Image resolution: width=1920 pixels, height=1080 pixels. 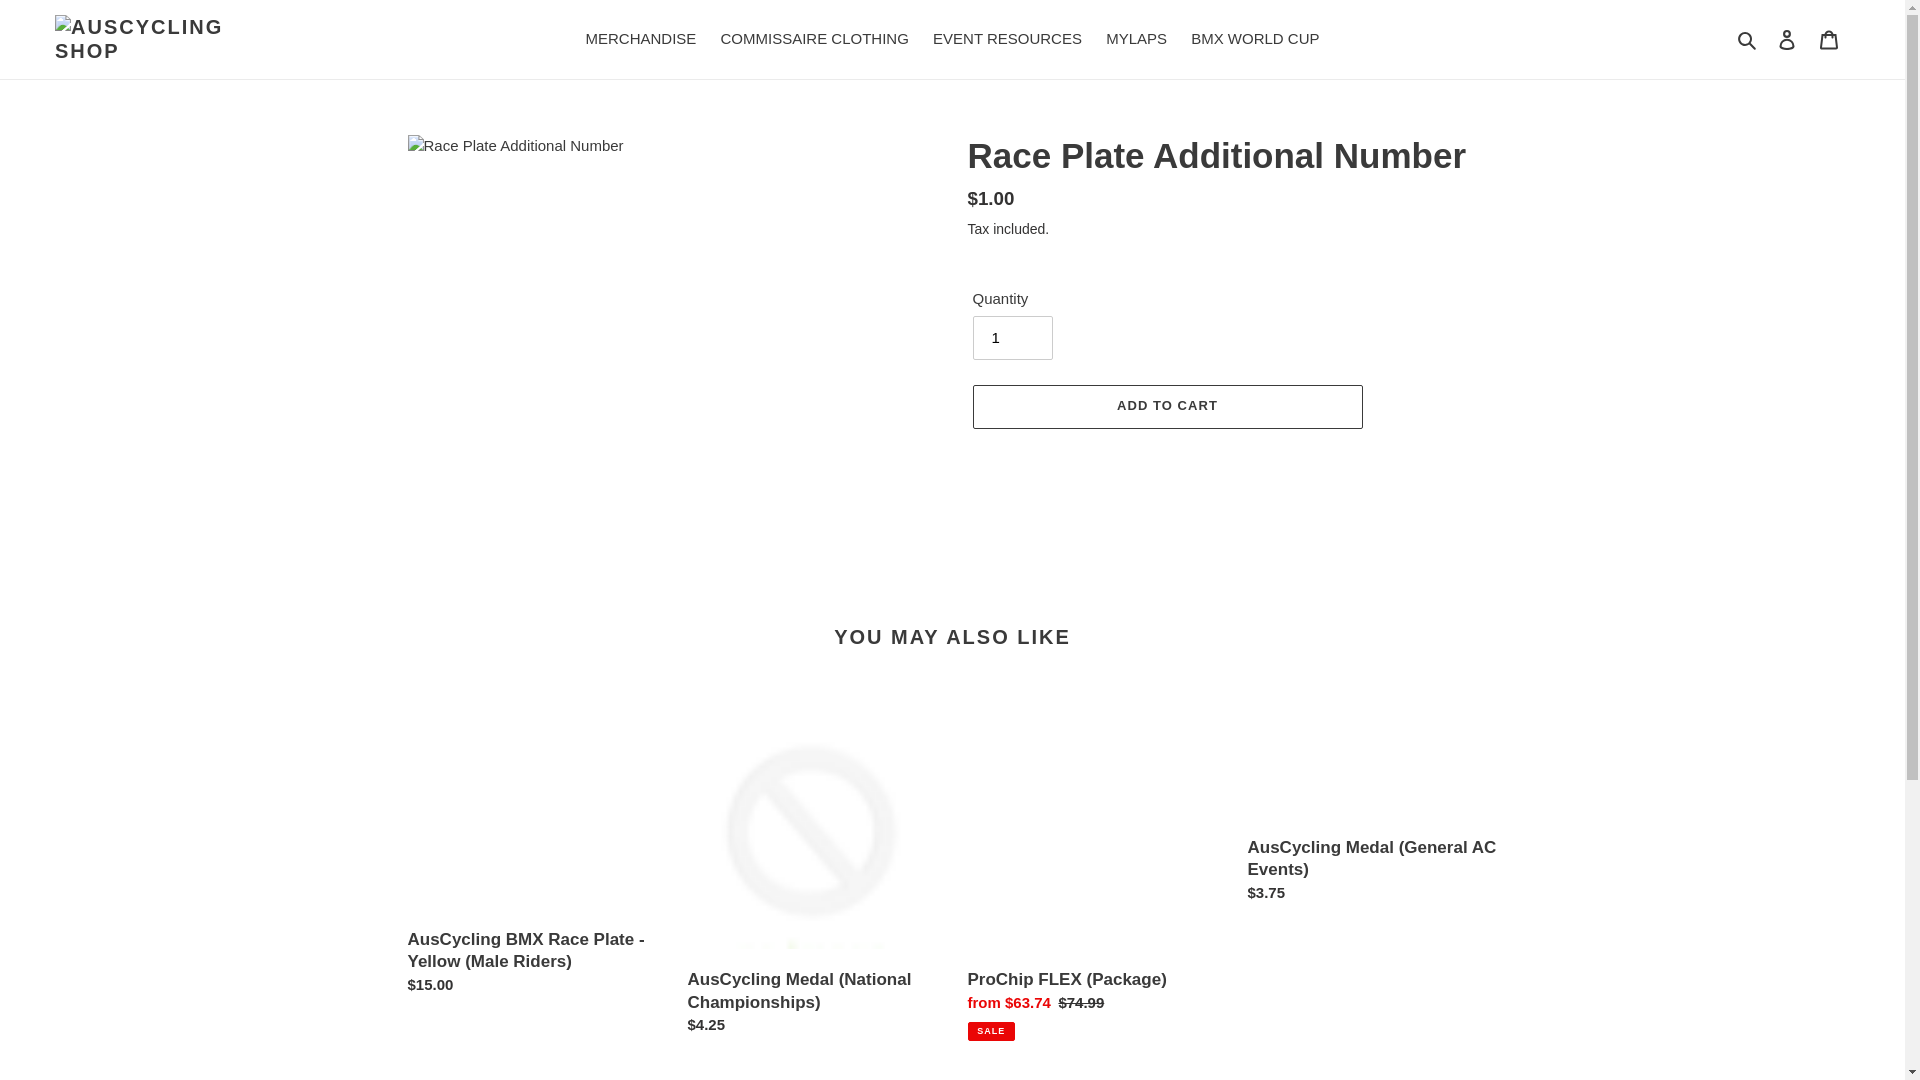 I want to click on 'Log in', so click(x=1766, y=39).